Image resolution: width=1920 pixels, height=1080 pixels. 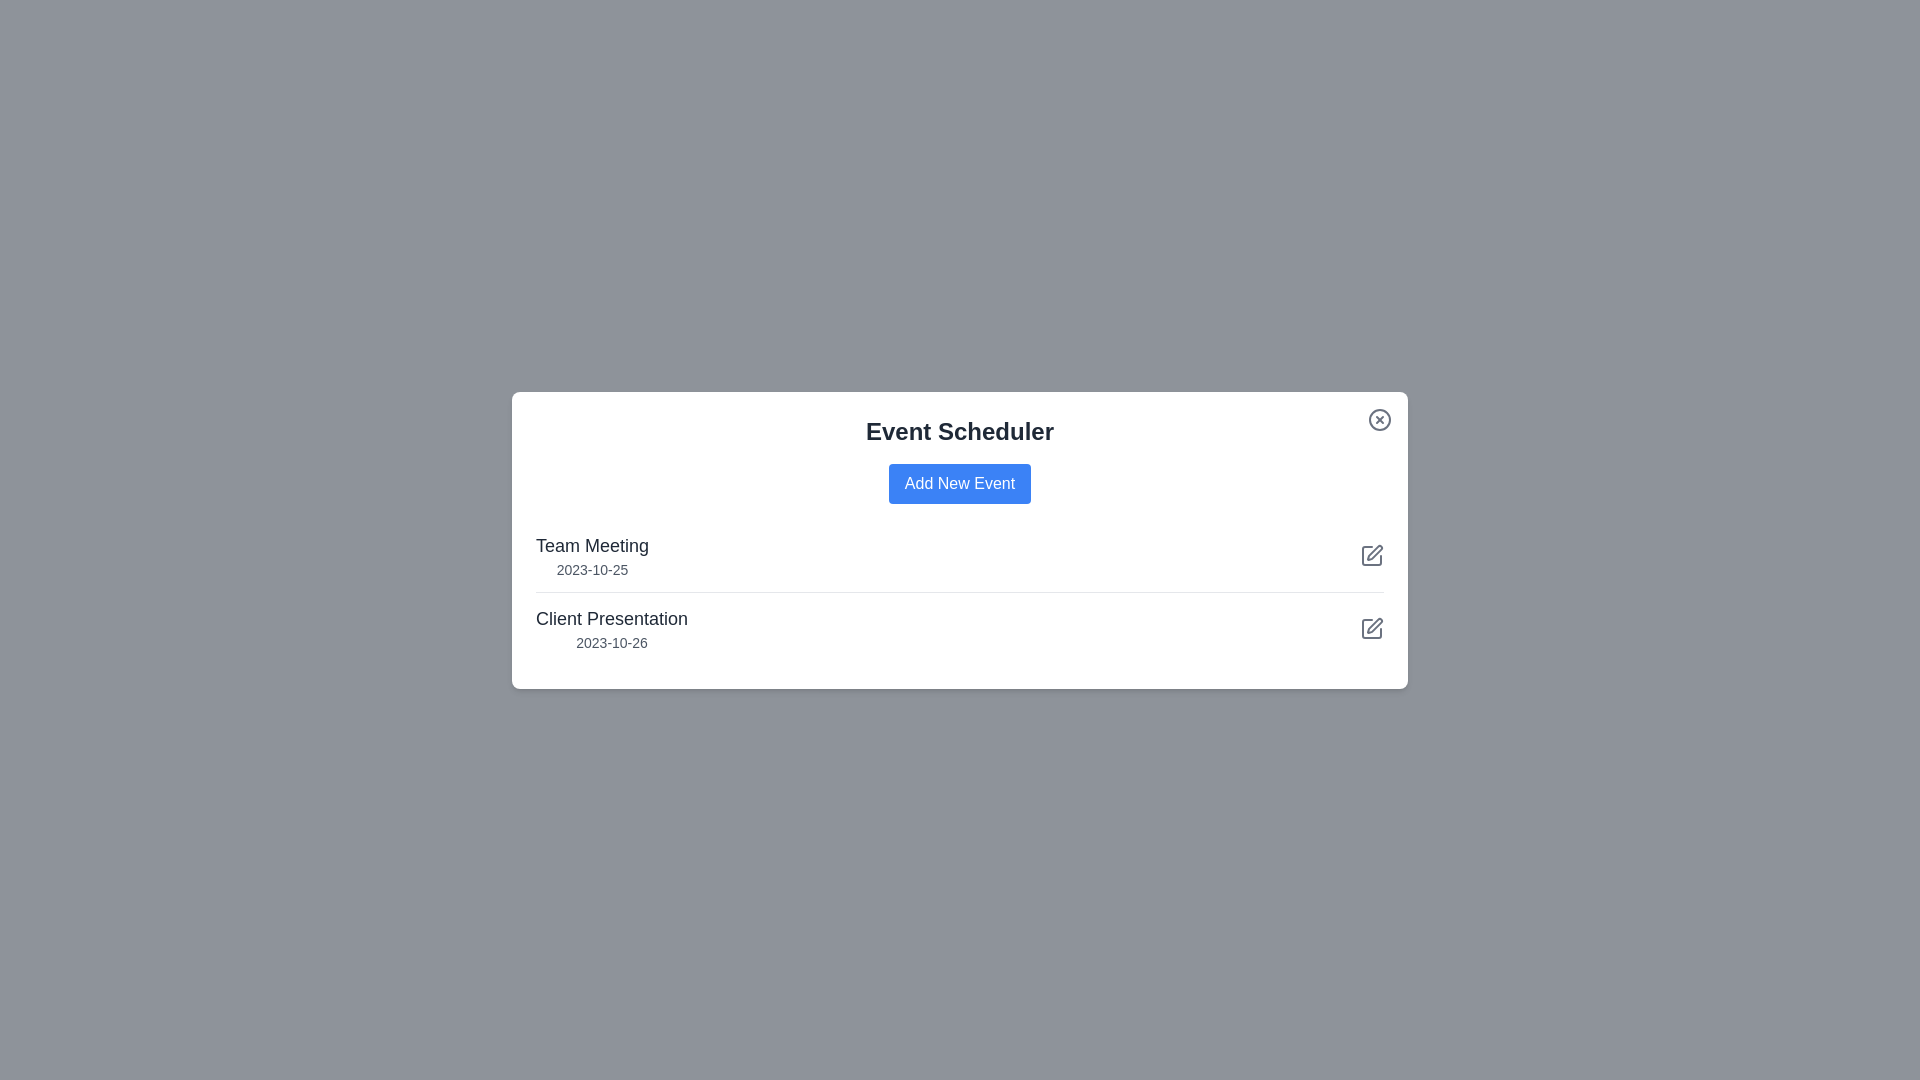 What do you see at coordinates (1371, 627) in the screenshot?
I see `the edit button for the 'Client Presentation 2023-10-26' item to initiate an edit action` at bounding box center [1371, 627].